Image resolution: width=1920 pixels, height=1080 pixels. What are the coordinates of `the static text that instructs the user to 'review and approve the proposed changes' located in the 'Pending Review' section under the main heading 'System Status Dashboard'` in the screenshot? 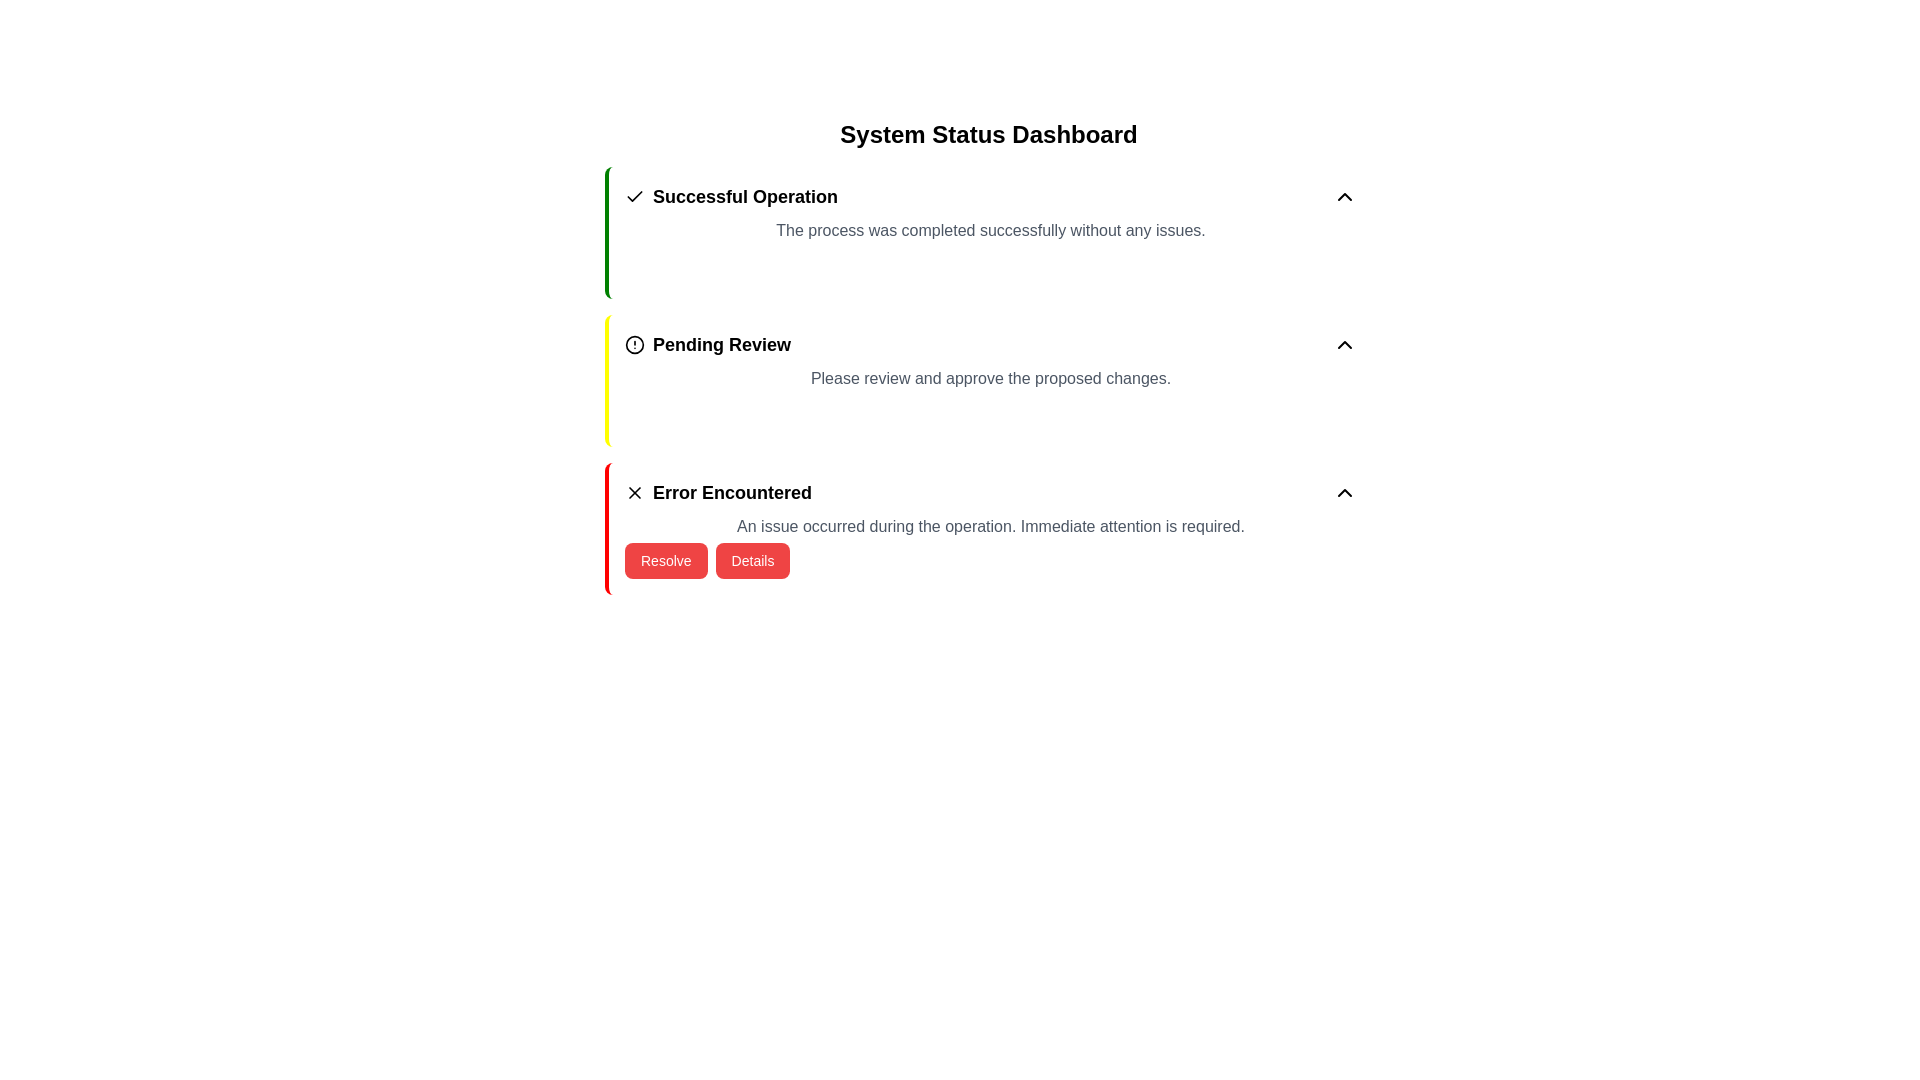 It's located at (990, 378).